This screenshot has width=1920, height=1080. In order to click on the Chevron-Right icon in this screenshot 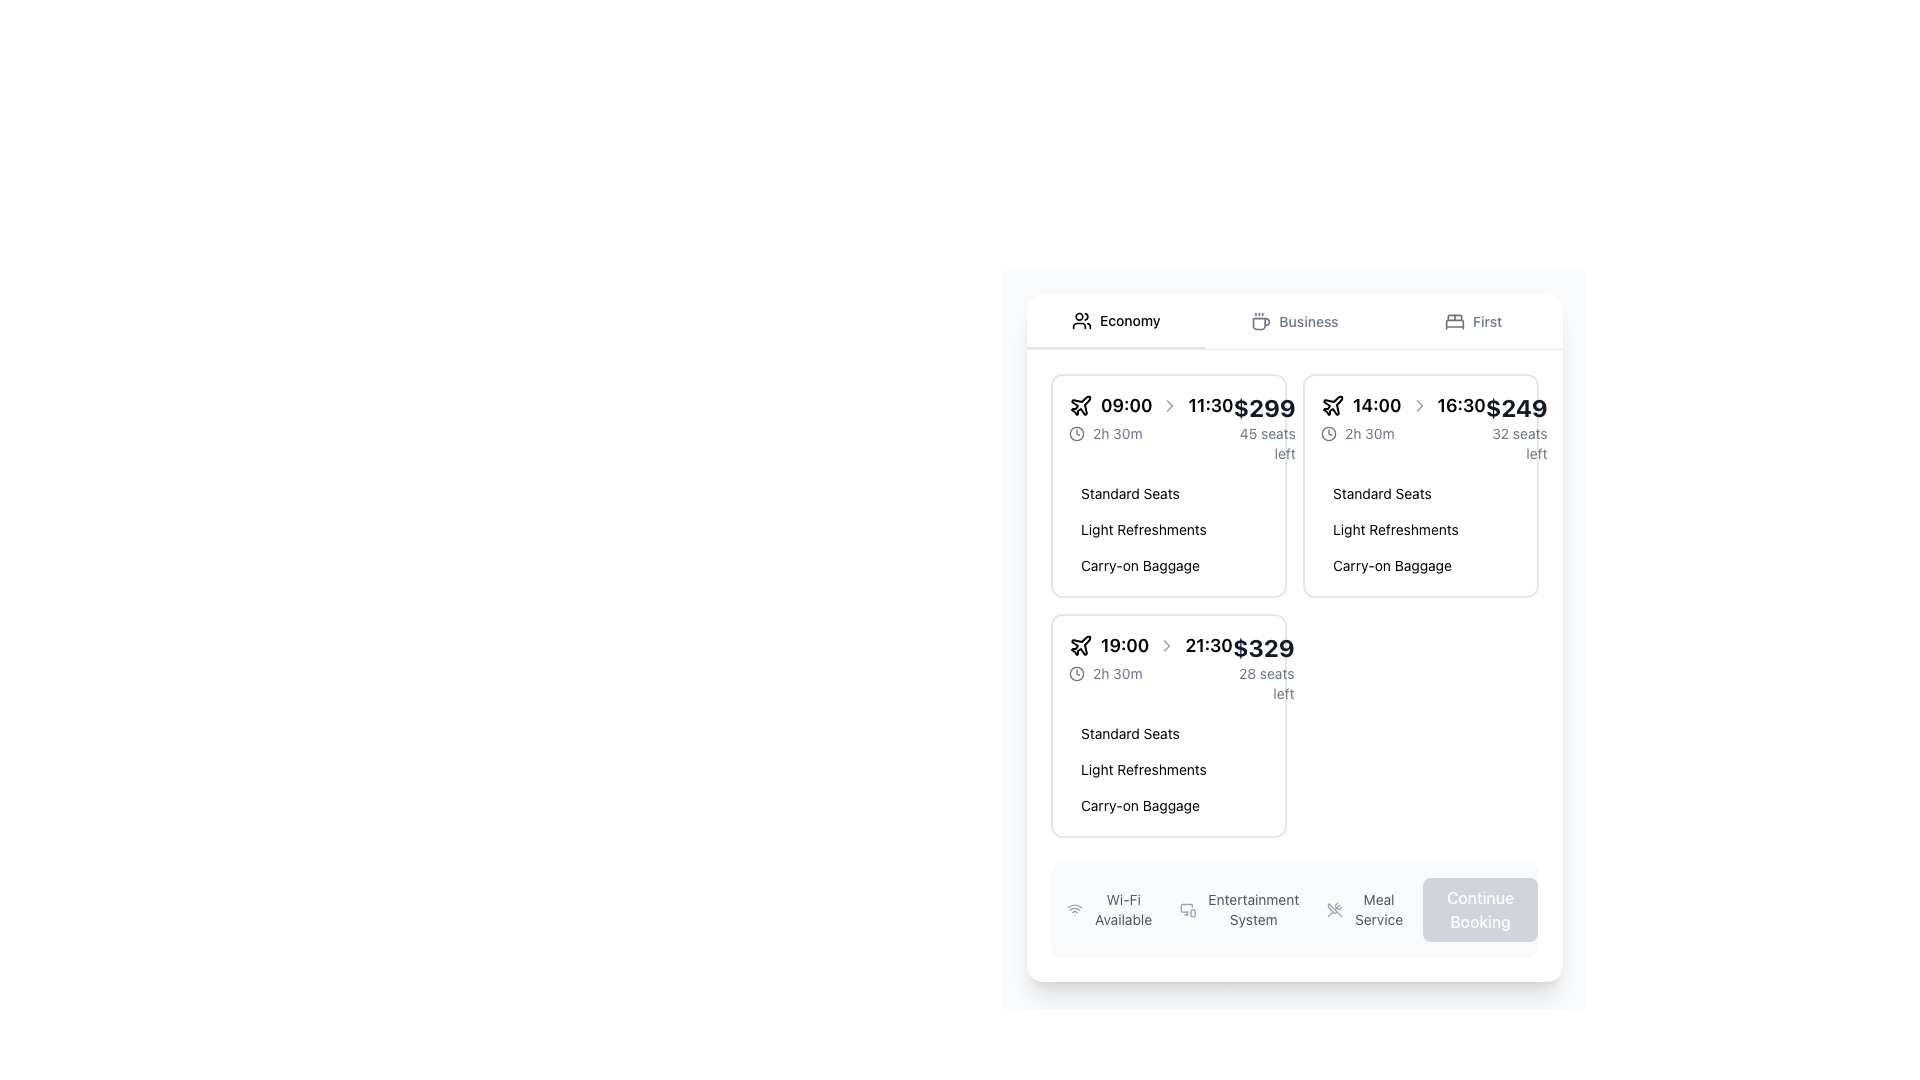, I will do `click(1170, 405)`.